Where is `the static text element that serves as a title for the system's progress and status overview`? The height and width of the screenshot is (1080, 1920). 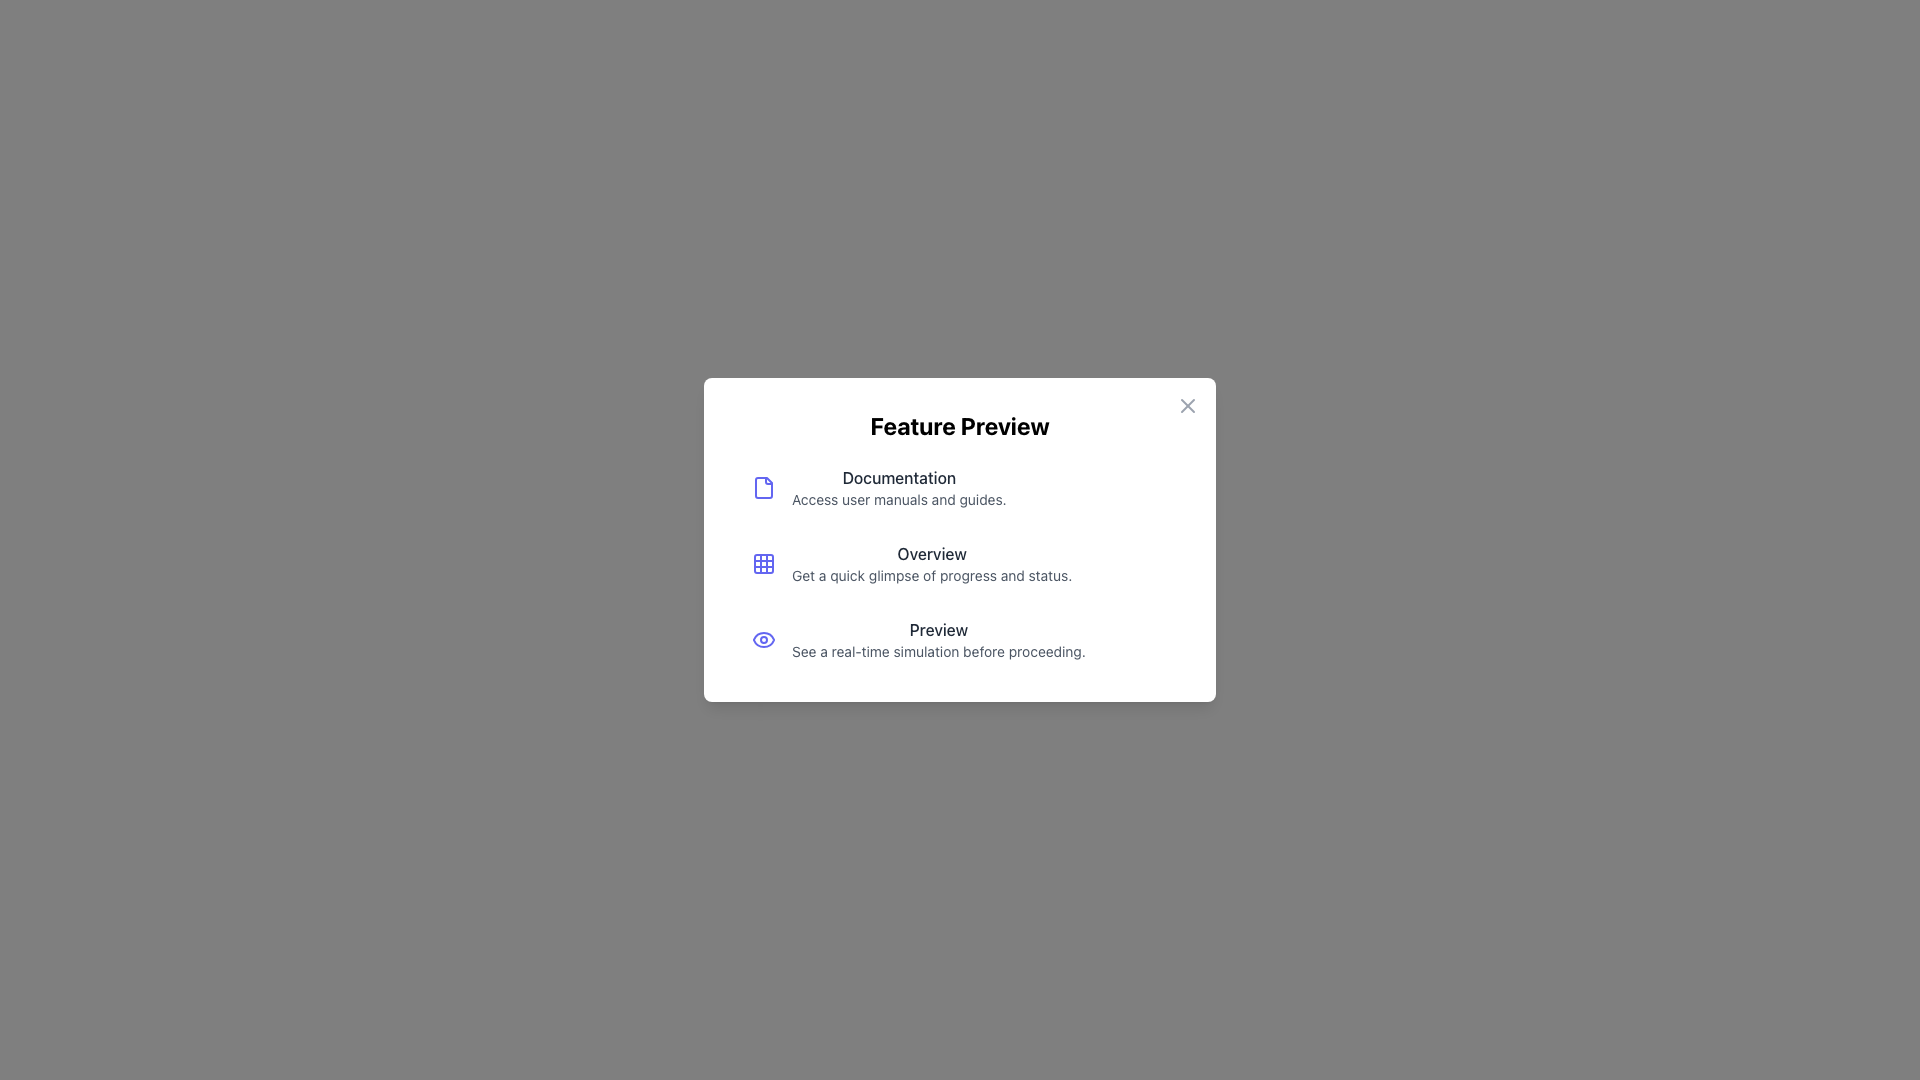 the static text element that serves as a title for the system's progress and status overview is located at coordinates (931, 554).